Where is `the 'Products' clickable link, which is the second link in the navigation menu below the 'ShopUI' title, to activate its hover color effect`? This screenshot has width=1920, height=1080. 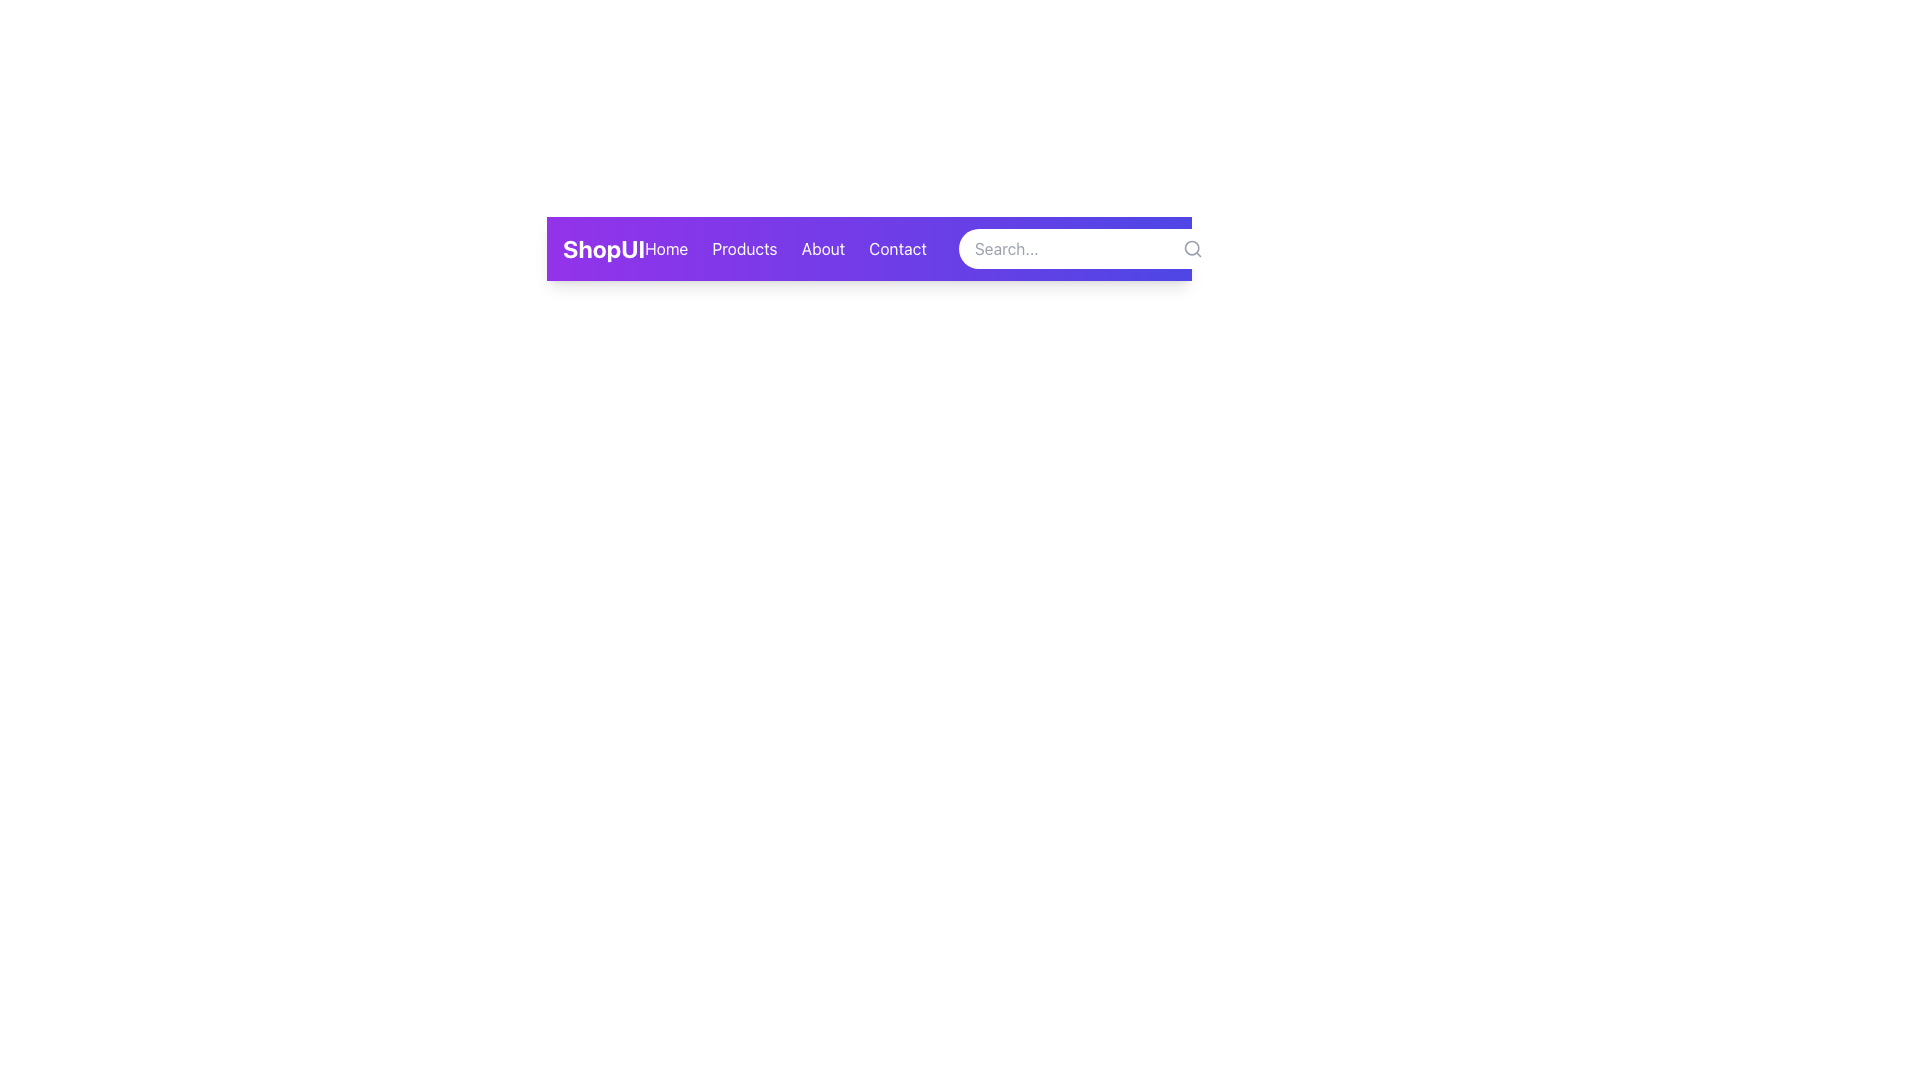 the 'Products' clickable link, which is the second link in the navigation menu below the 'ShopUI' title, to activate its hover color effect is located at coordinates (743, 248).